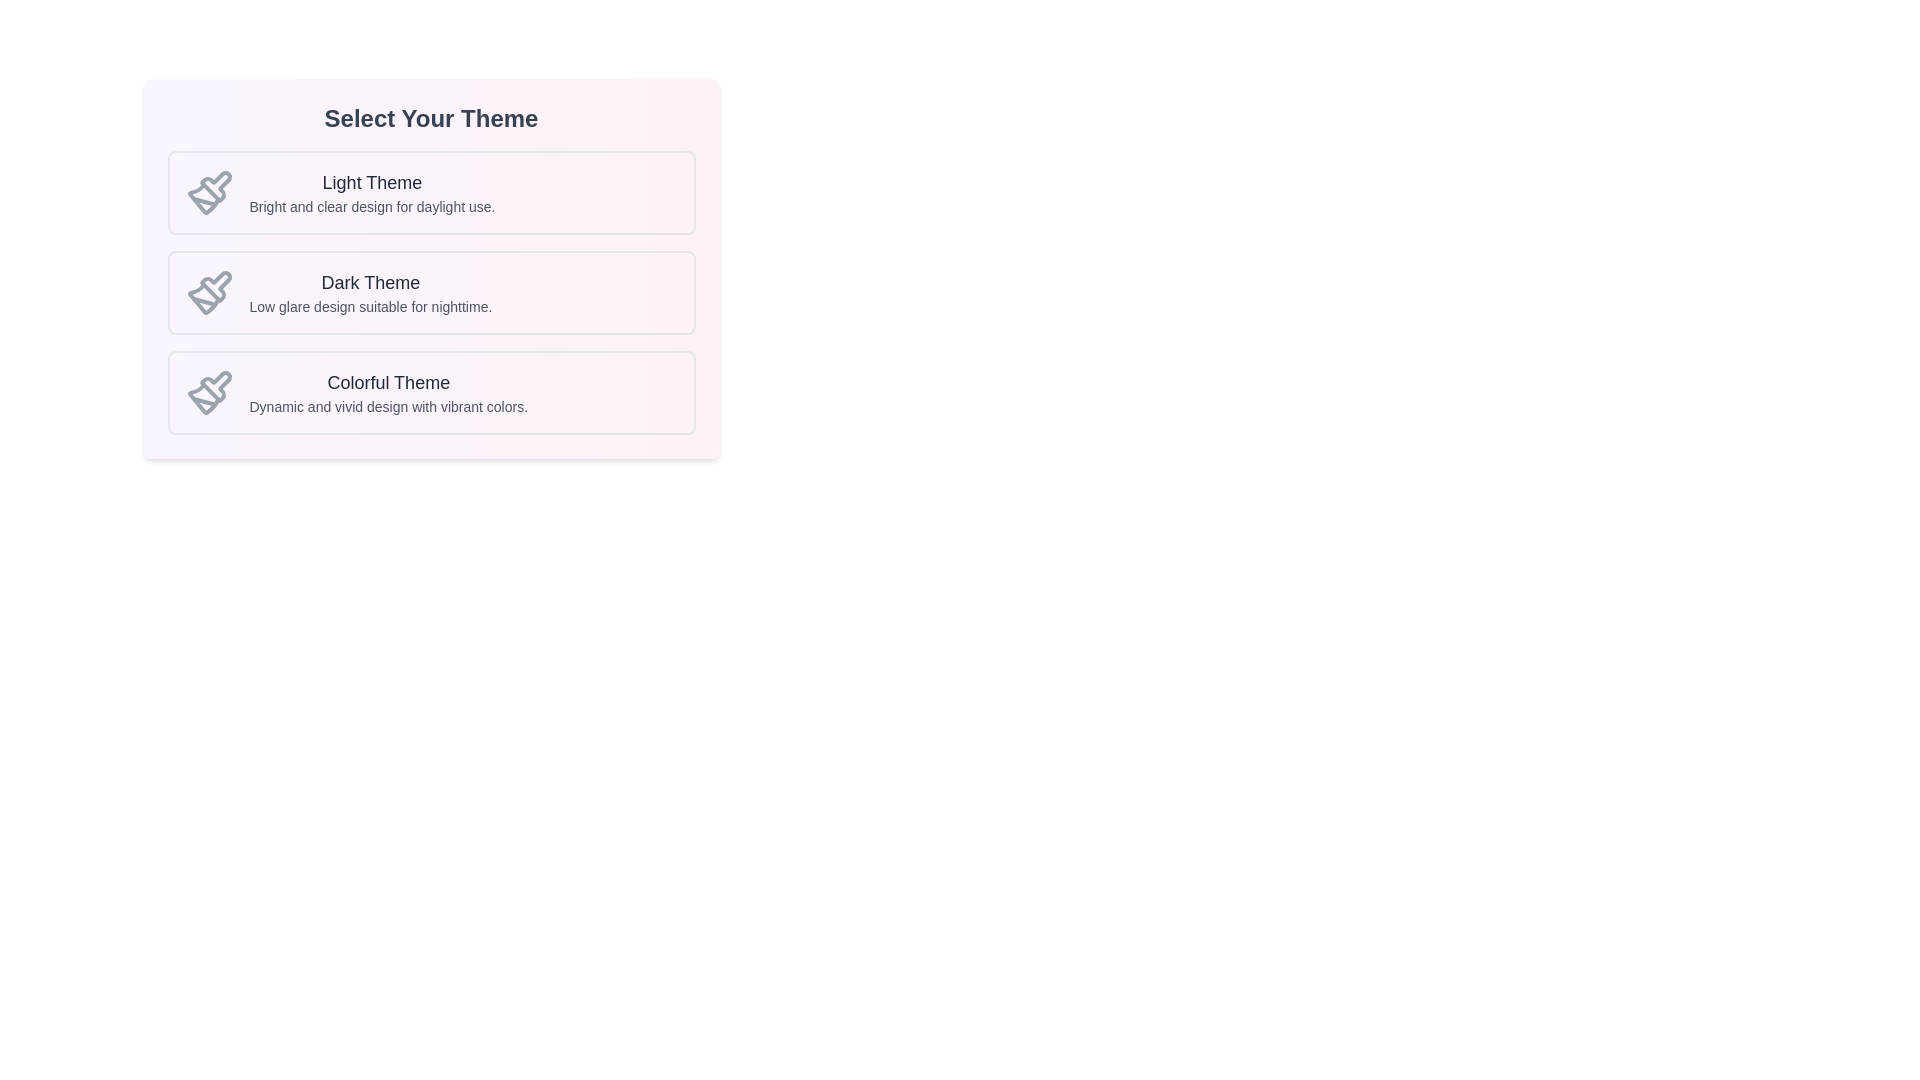 The image size is (1920, 1080). What do you see at coordinates (372, 192) in the screenshot?
I see `the 'Light Theme' option block, which includes the title and description` at bounding box center [372, 192].